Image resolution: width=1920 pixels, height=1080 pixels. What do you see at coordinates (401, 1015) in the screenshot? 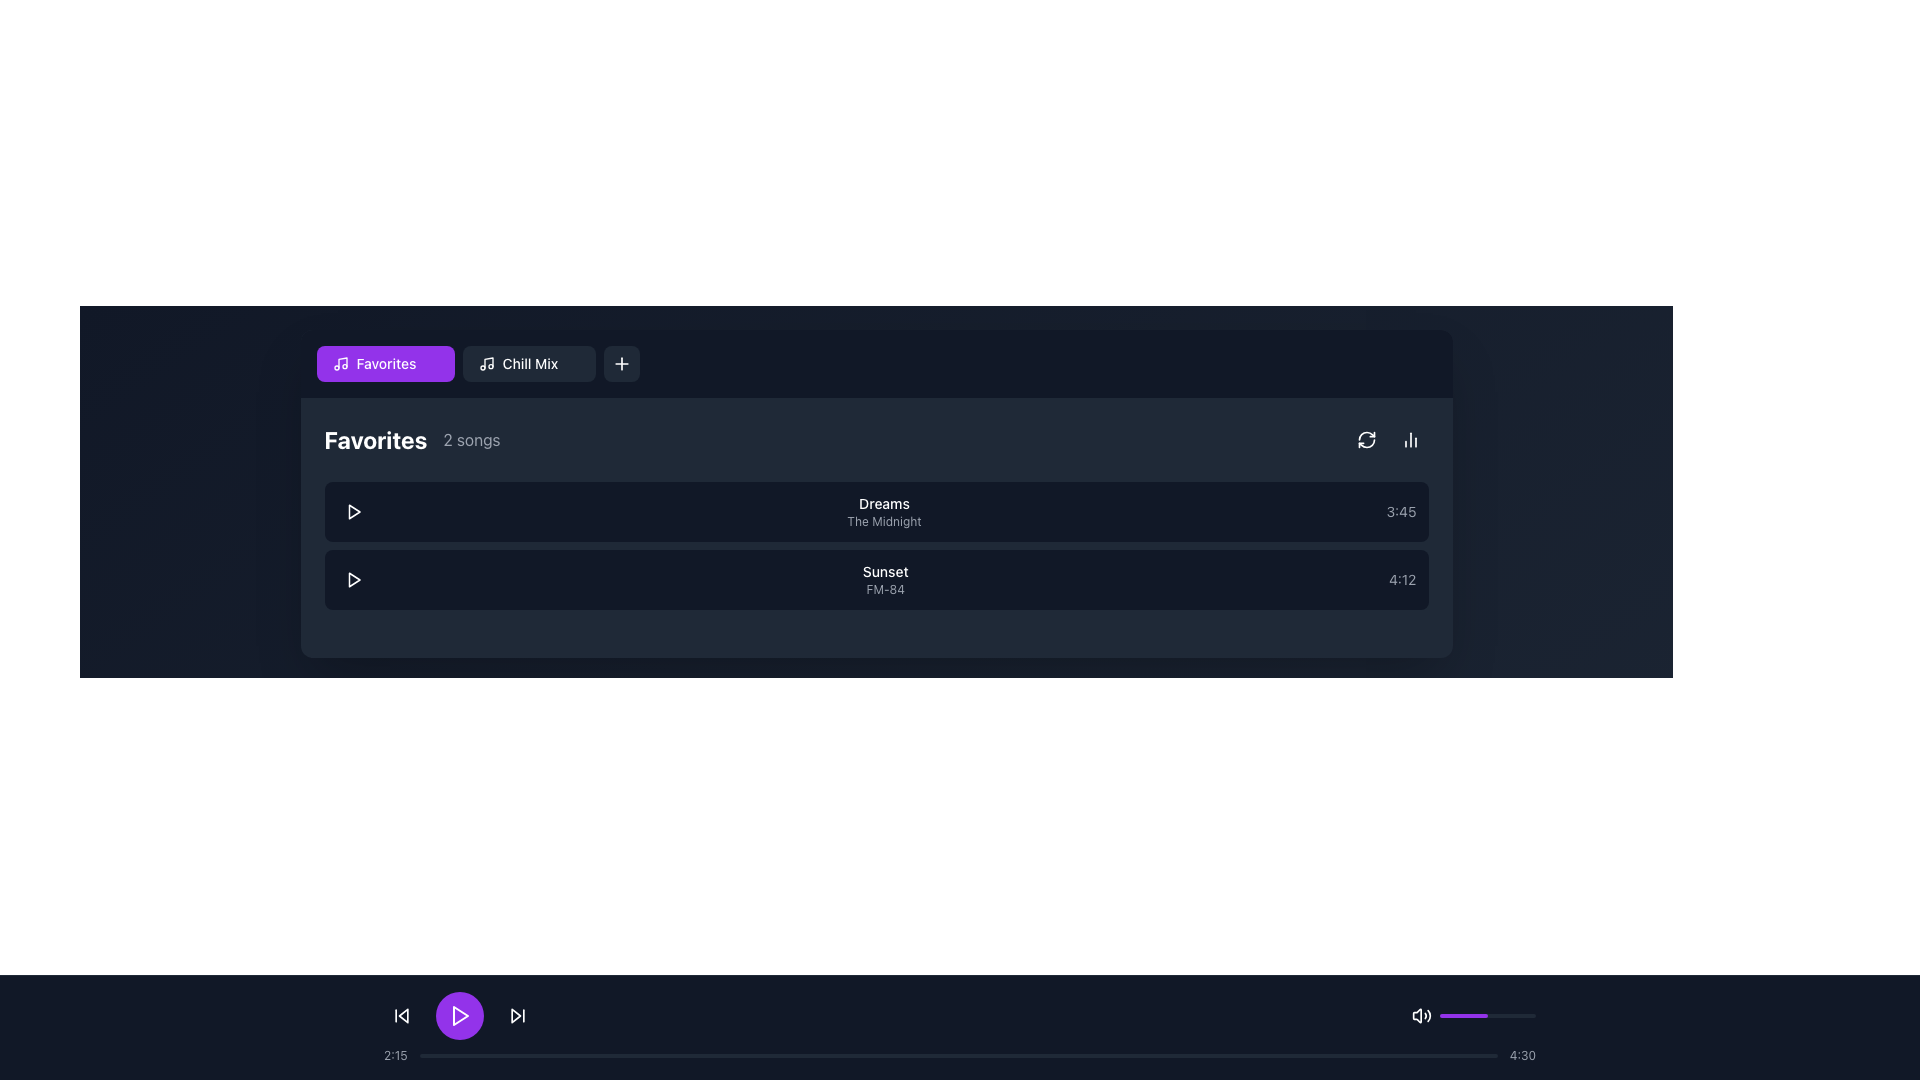
I see `the circular button with a dark background and a white backward skip icon located on the leftmost side of the playback control section to skip backward to the previous track or restart the current track` at bounding box center [401, 1015].